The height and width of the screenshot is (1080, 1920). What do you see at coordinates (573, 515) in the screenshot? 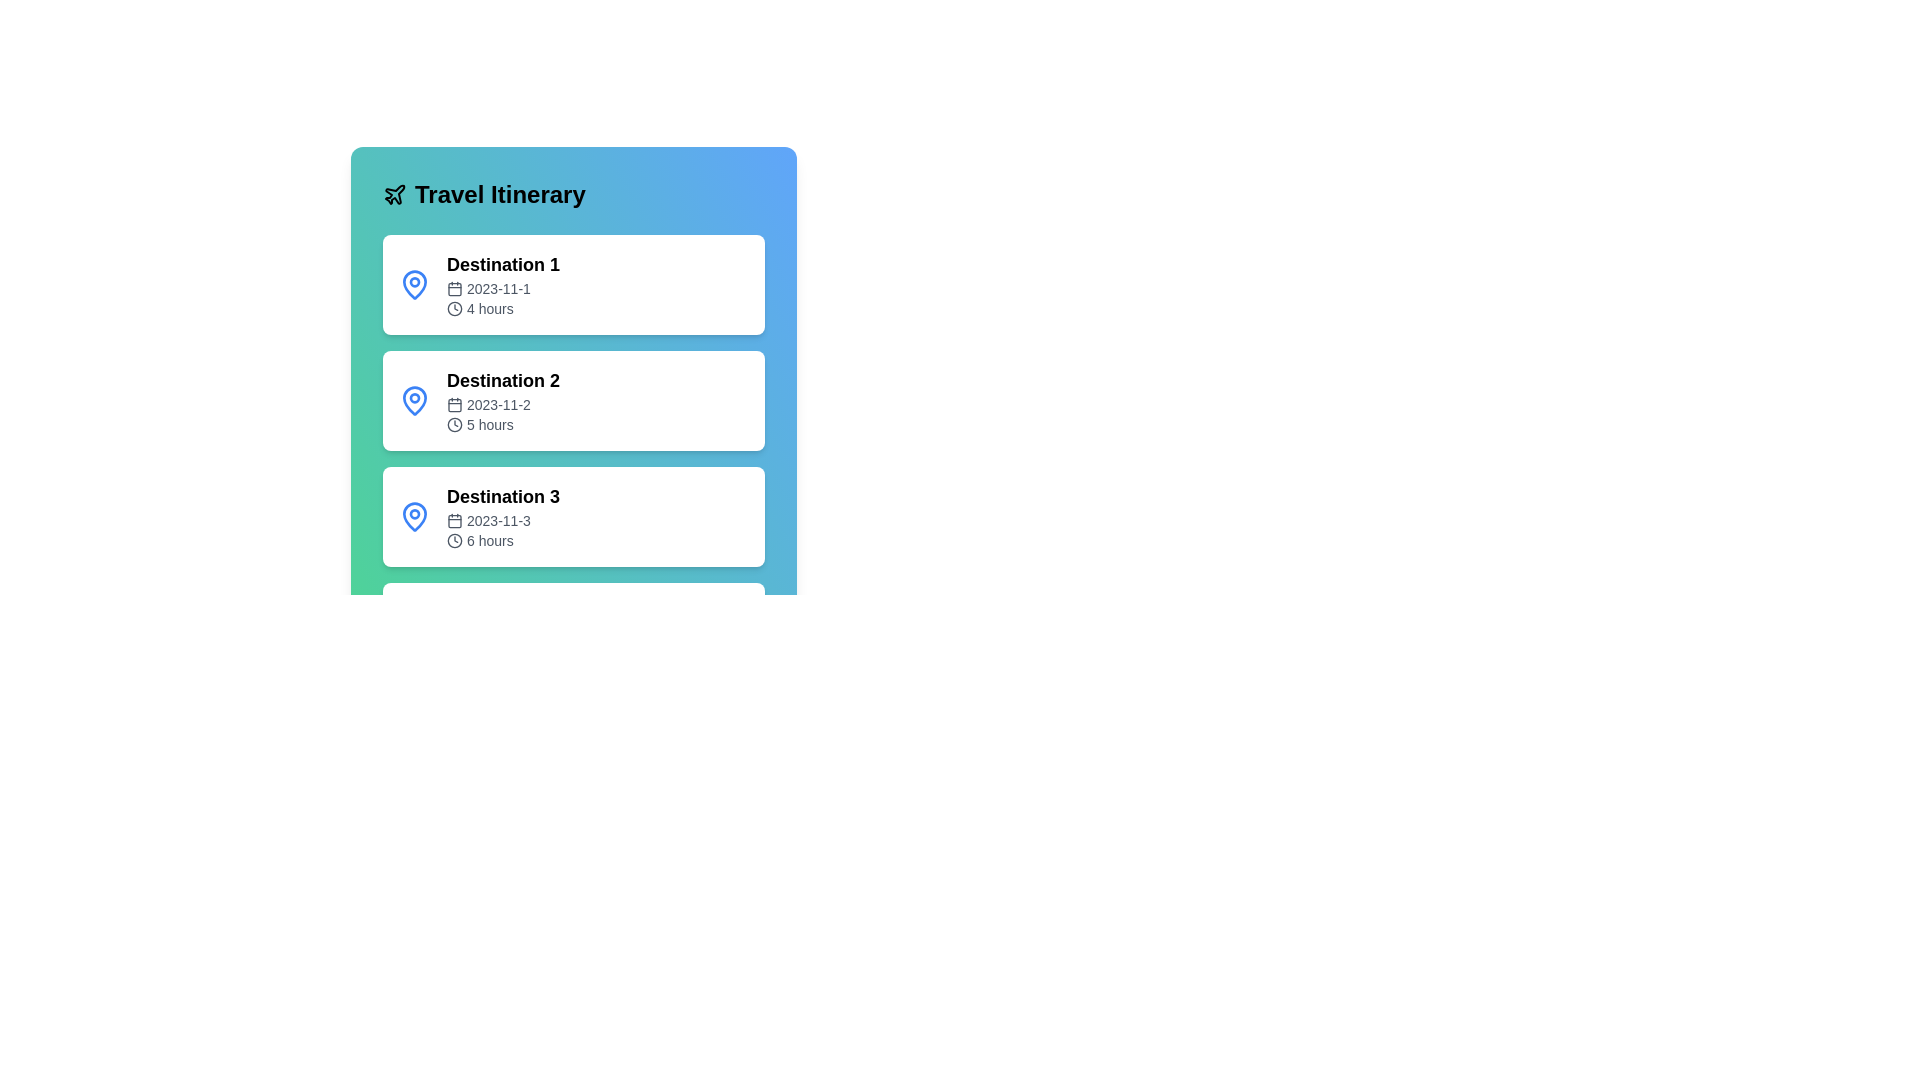
I see `the related details of the Informational card titled 'Destination 3', which is the third item in the stacked list of similar elements` at bounding box center [573, 515].